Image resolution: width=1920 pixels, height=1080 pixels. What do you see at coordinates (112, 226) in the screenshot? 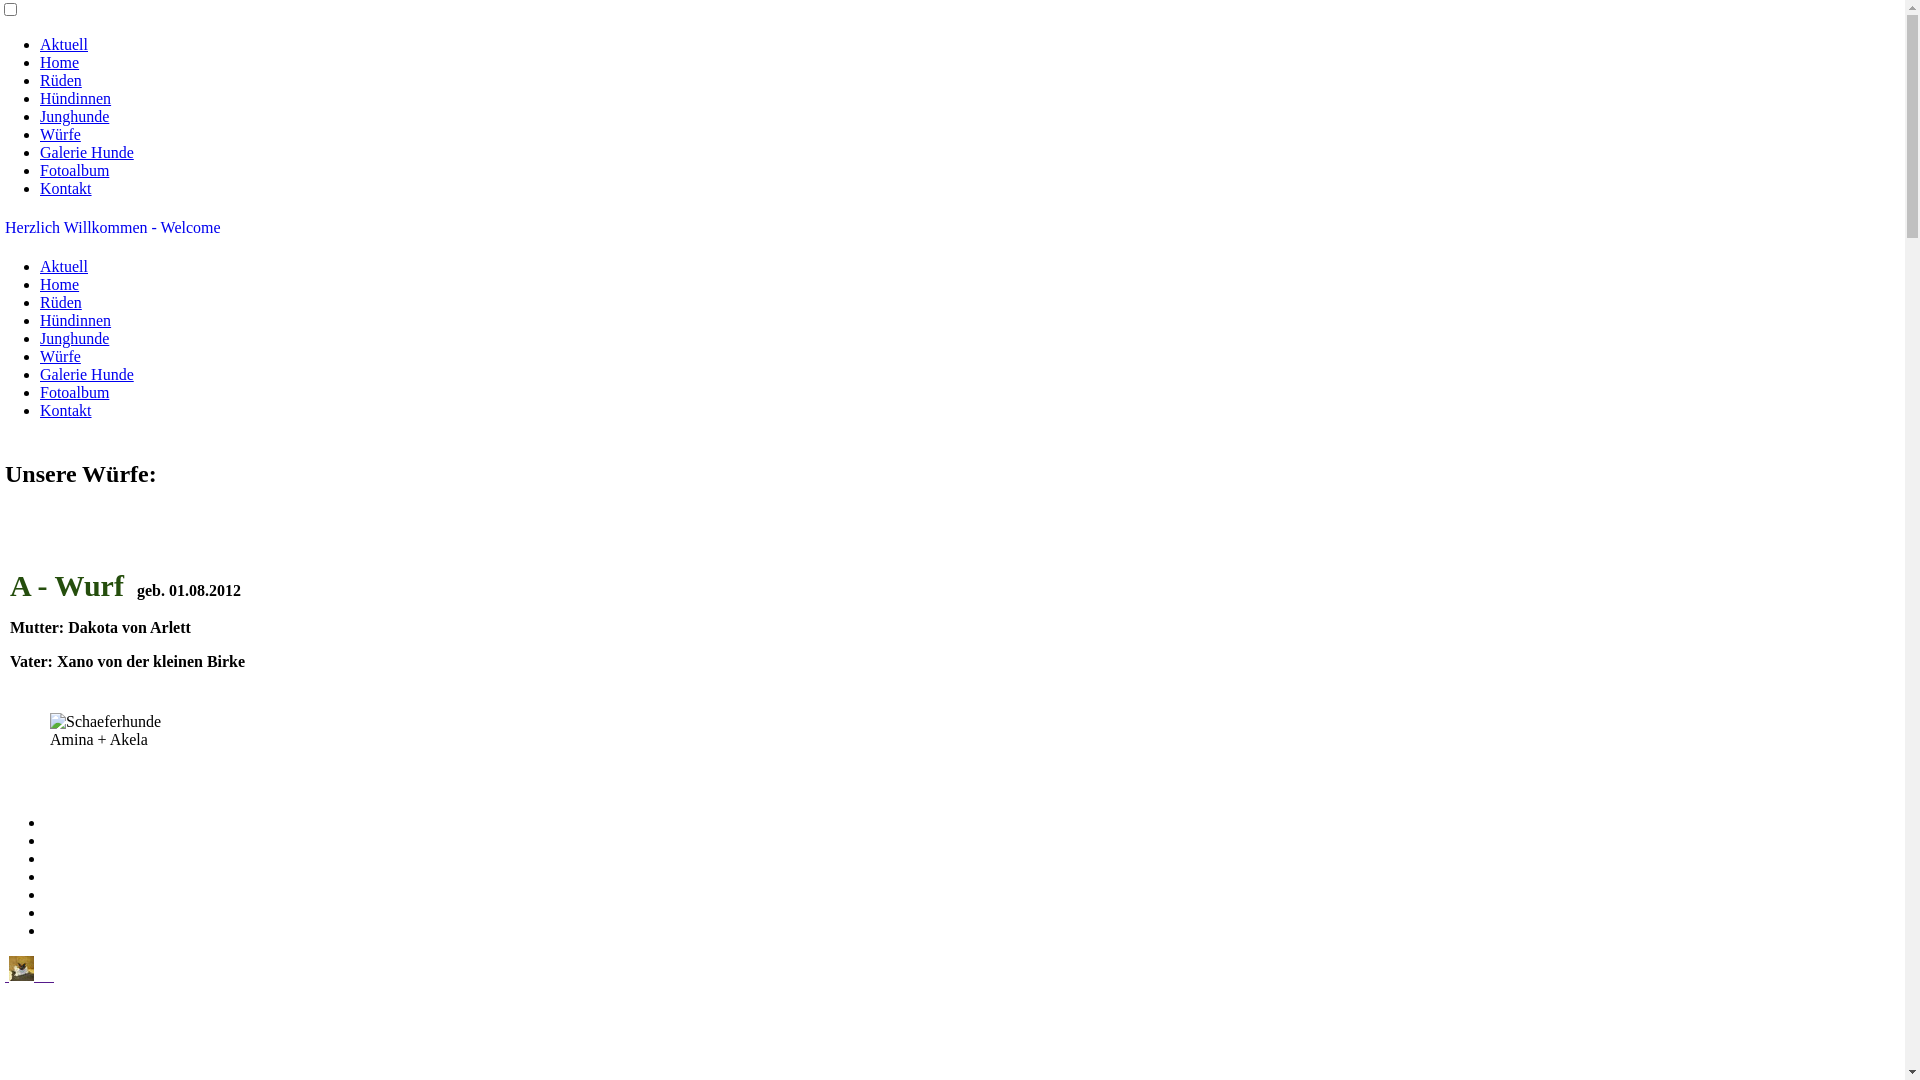
I see `'Herzlich Willkommen - Welcome'` at bounding box center [112, 226].